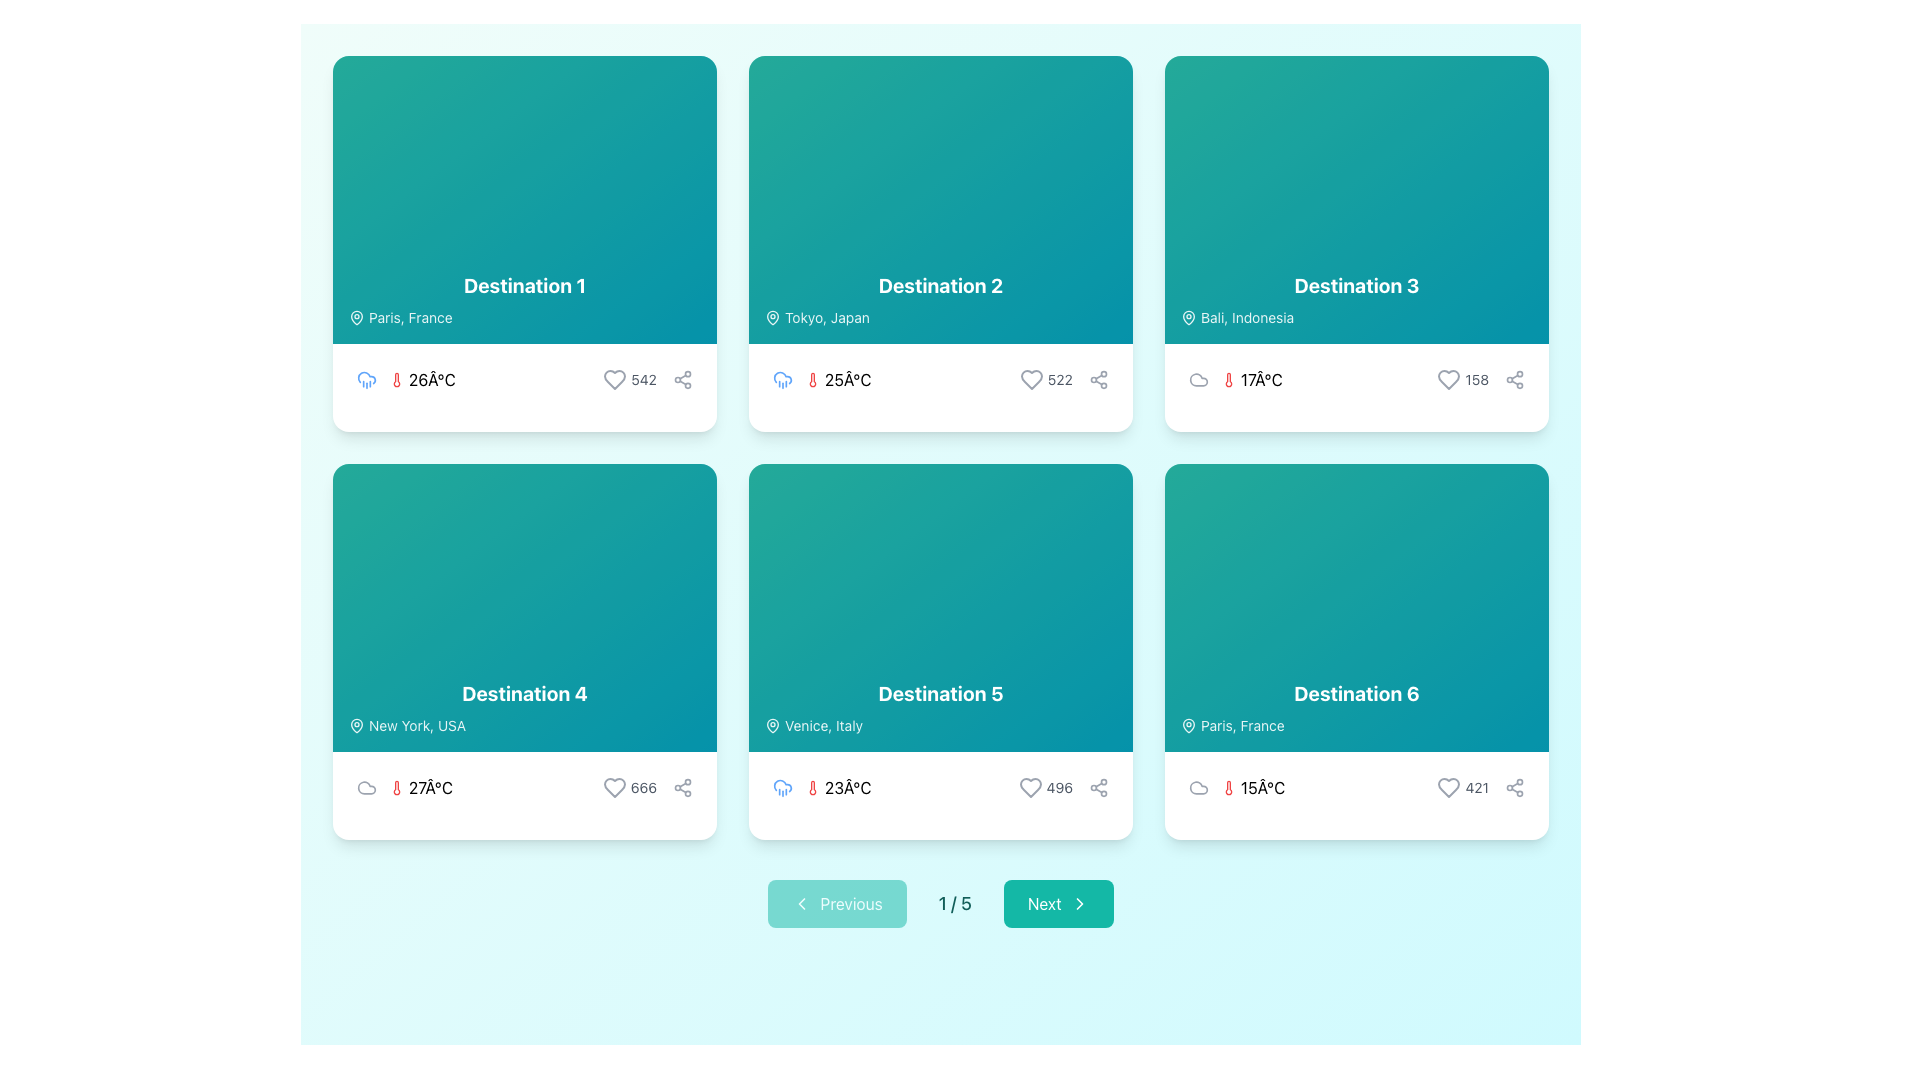 This screenshot has height=1080, width=1920. What do you see at coordinates (822, 380) in the screenshot?
I see `the text display in the lower section of the 'Destination 2' card to associate the temperature with the weather condition` at bounding box center [822, 380].